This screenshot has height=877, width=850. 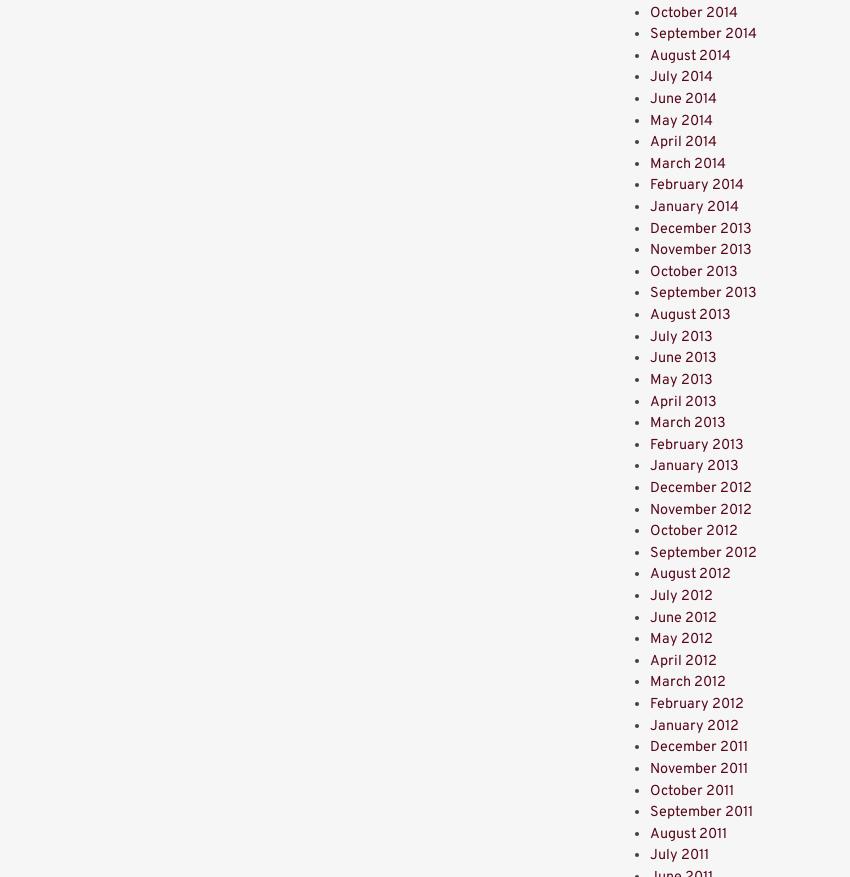 What do you see at coordinates (682, 616) in the screenshot?
I see `'June 2012'` at bounding box center [682, 616].